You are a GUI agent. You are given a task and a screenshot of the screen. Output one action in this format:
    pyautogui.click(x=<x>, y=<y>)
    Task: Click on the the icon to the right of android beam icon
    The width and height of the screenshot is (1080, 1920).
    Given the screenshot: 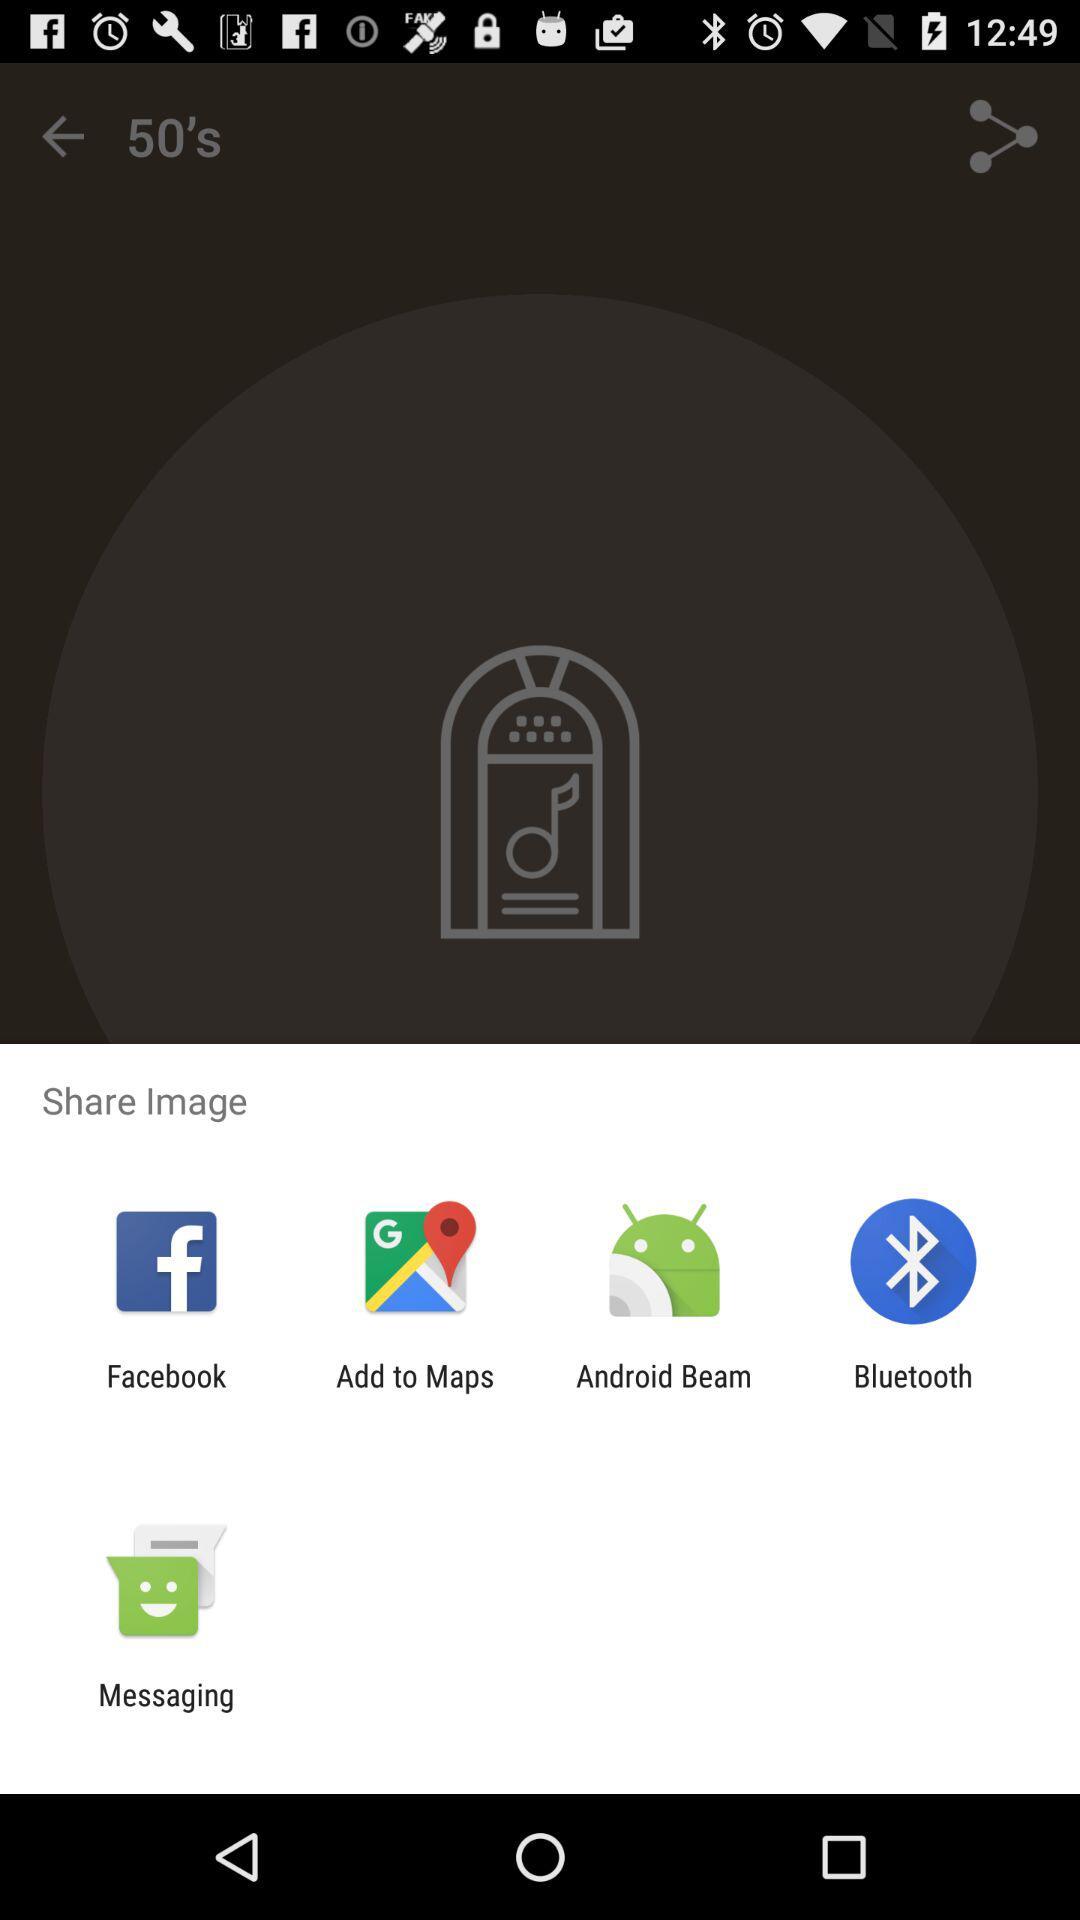 What is the action you would take?
    pyautogui.click(x=913, y=1392)
    